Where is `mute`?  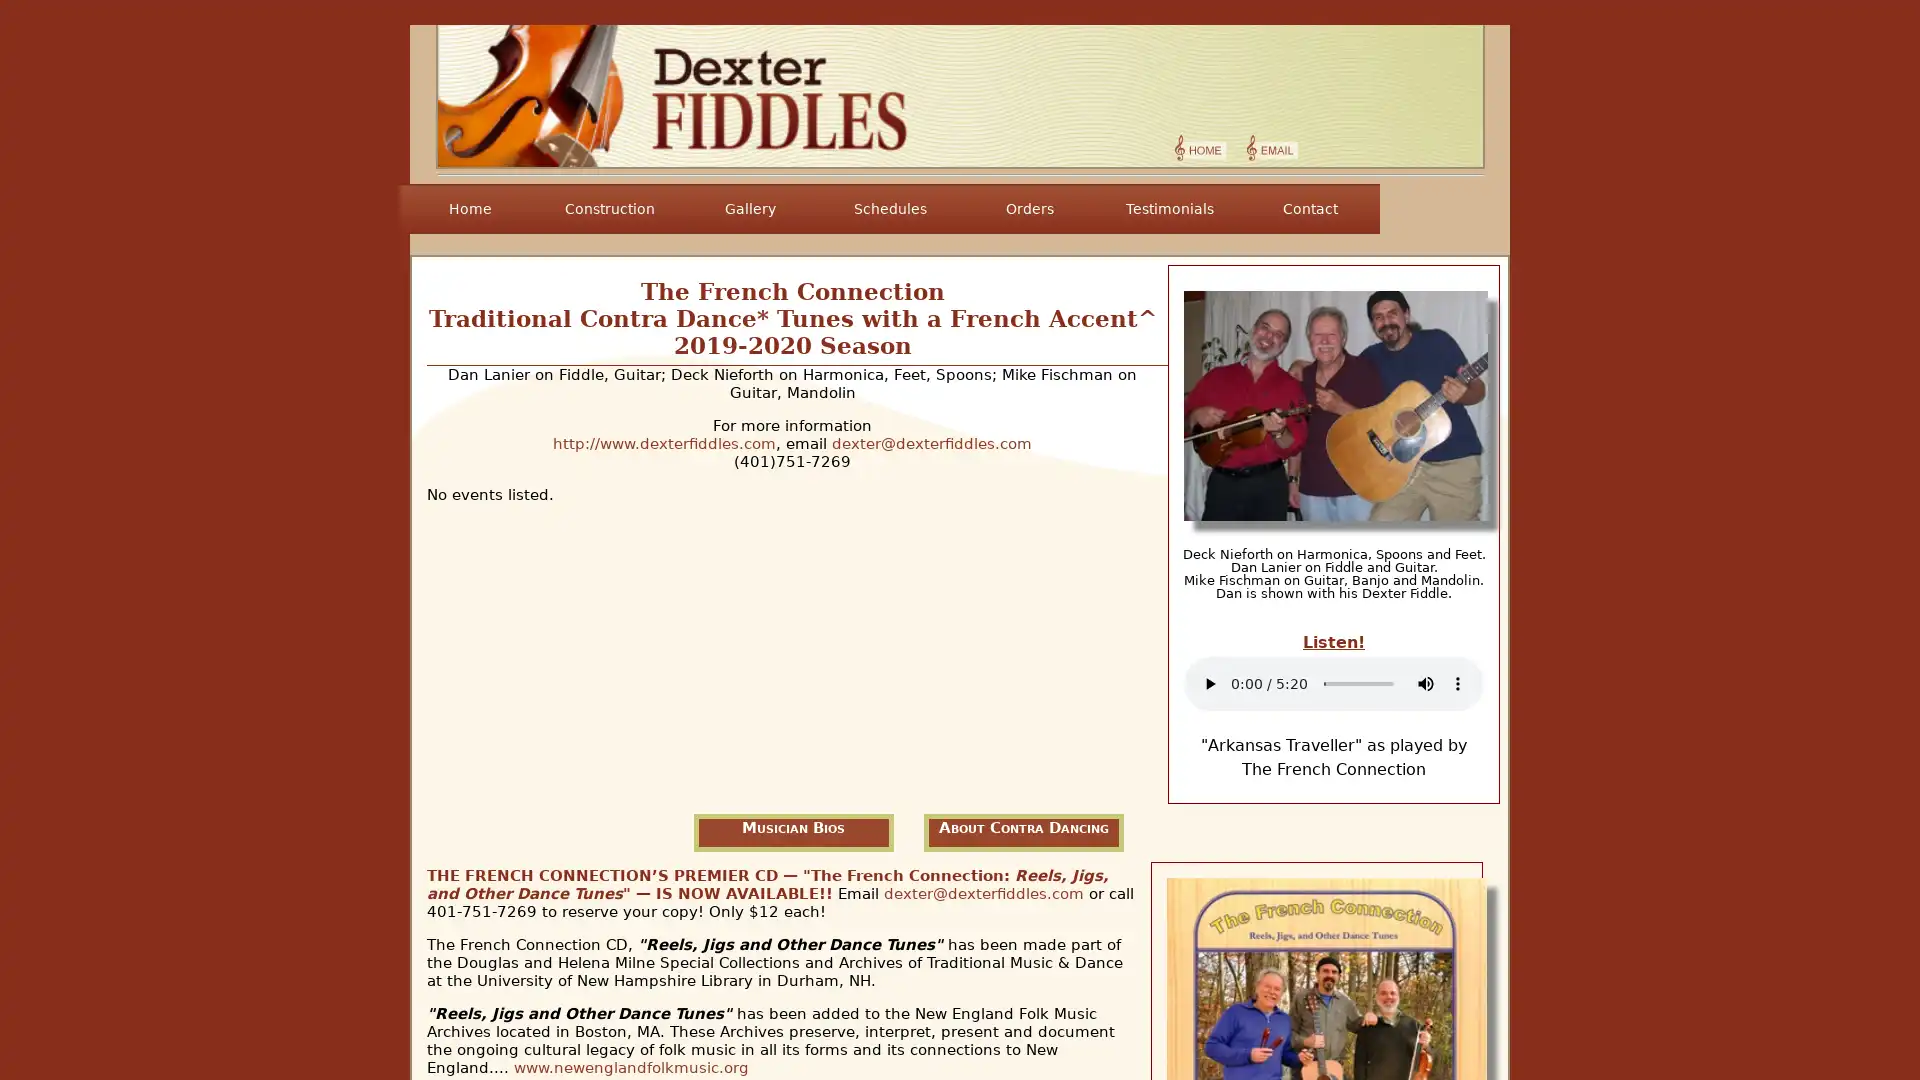
mute is located at coordinates (1424, 681).